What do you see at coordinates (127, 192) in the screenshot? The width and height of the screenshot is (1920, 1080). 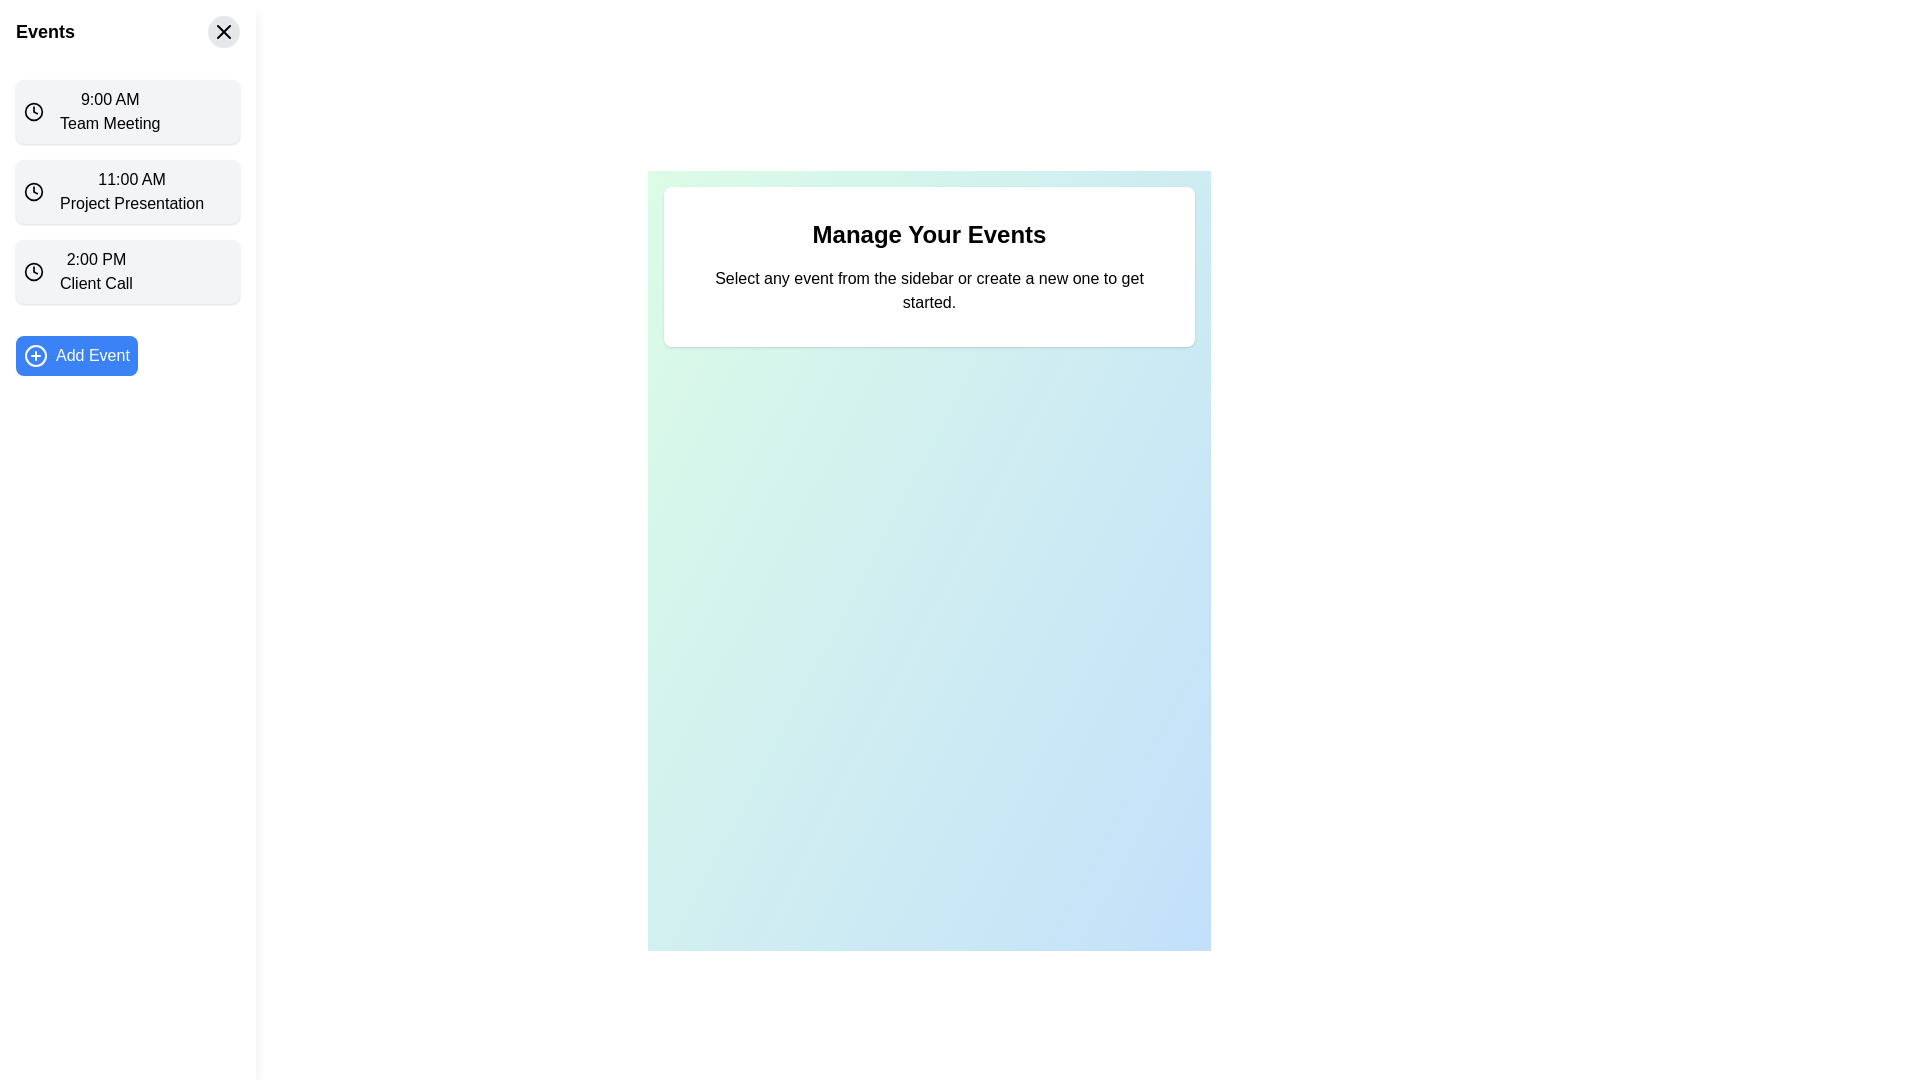 I see `the list item displaying '11:00 AM' and 'Project Presentation'` at bounding box center [127, 192].